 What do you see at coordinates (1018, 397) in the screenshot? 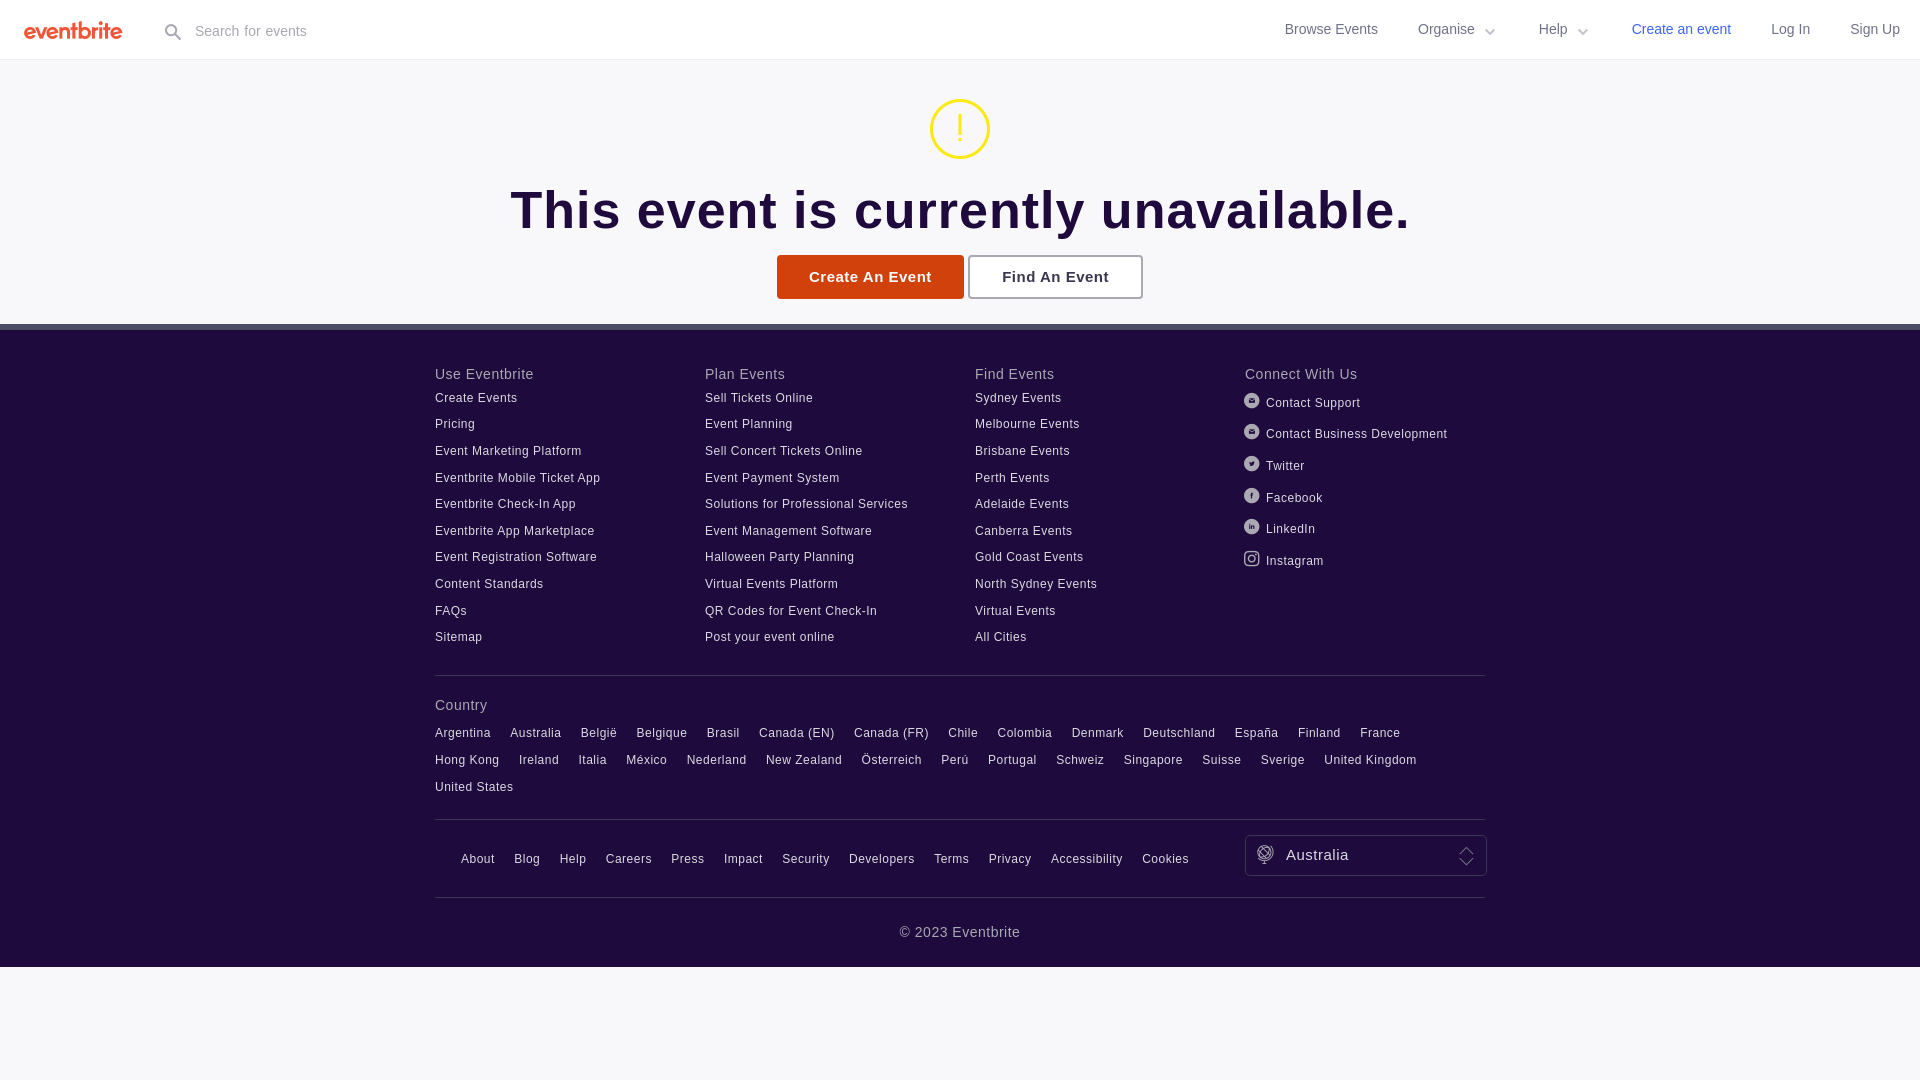
I see `'Sydney Events'` at bounding box center [1018, 397].